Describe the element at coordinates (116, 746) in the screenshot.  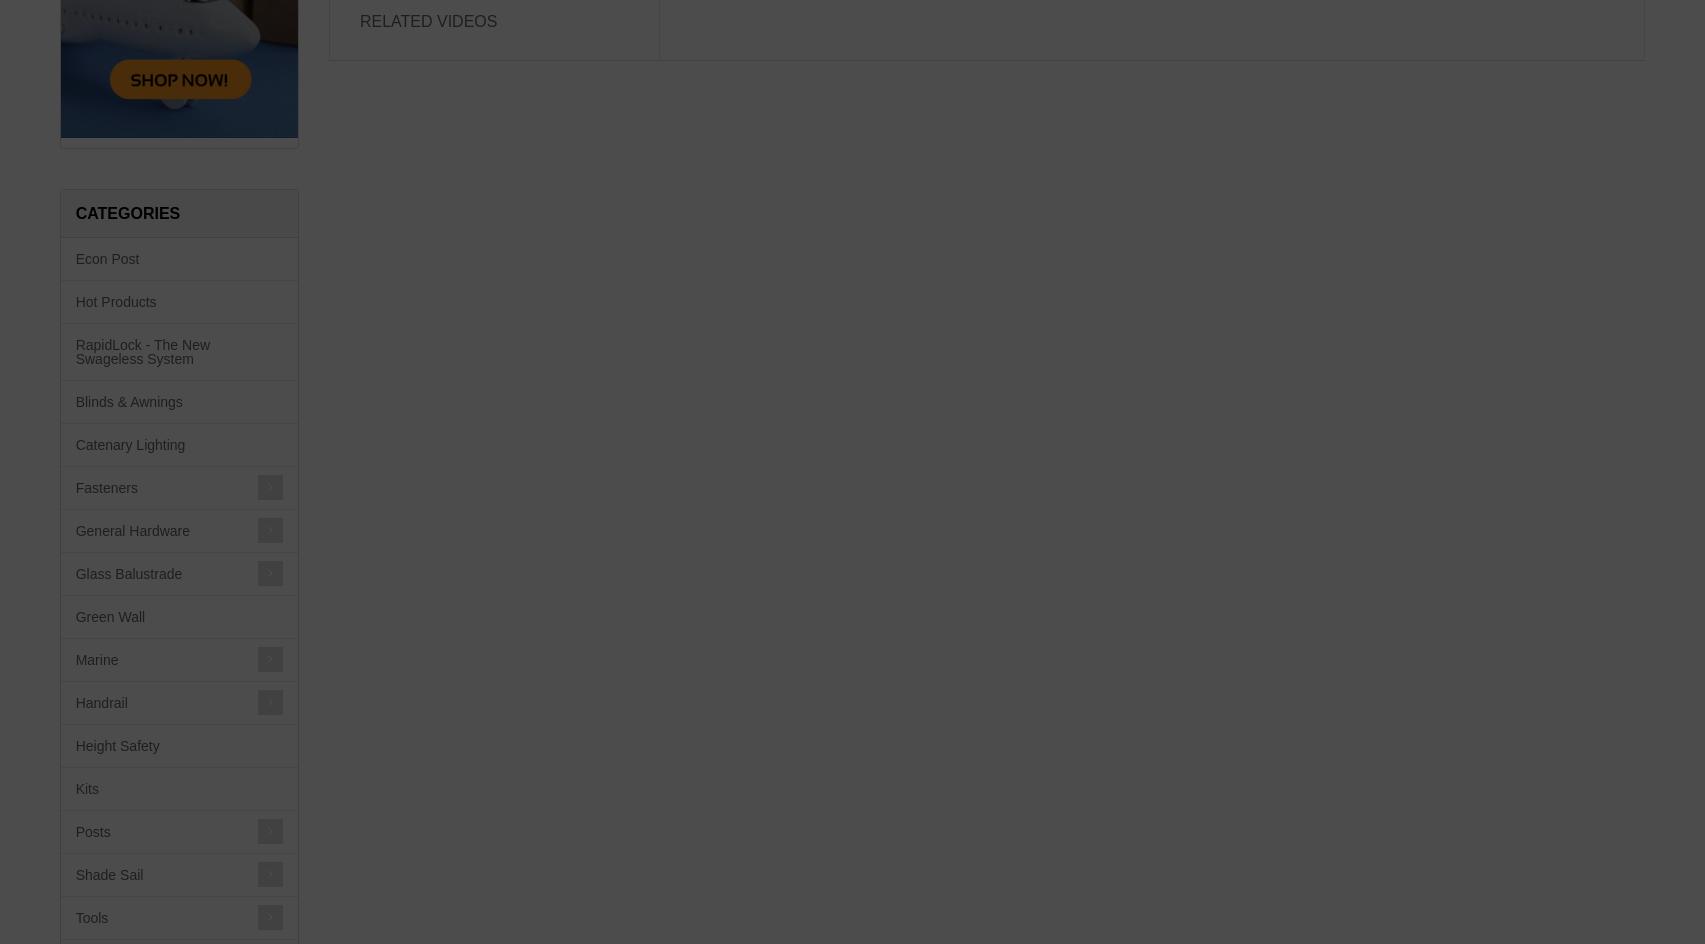
I see `'Height Safety'` at that location.